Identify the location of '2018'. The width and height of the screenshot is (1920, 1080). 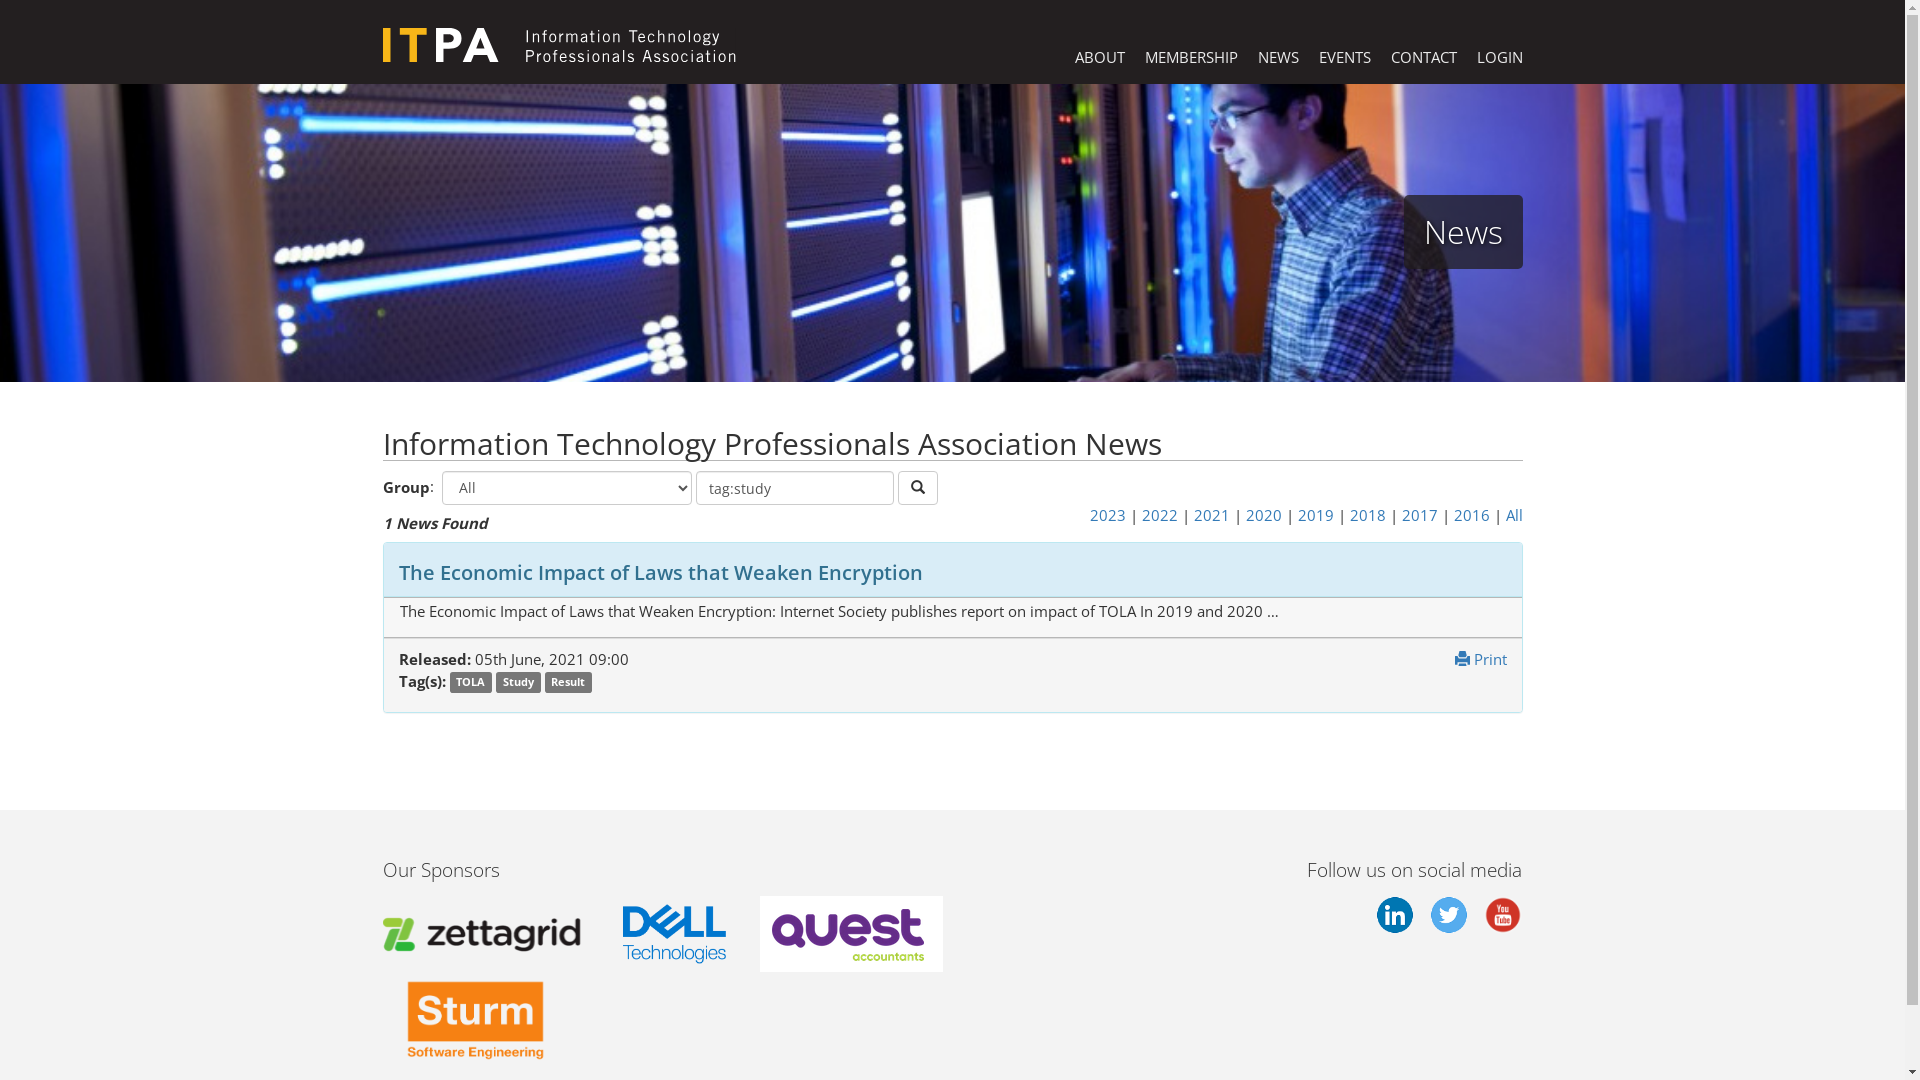
(1367, 514).